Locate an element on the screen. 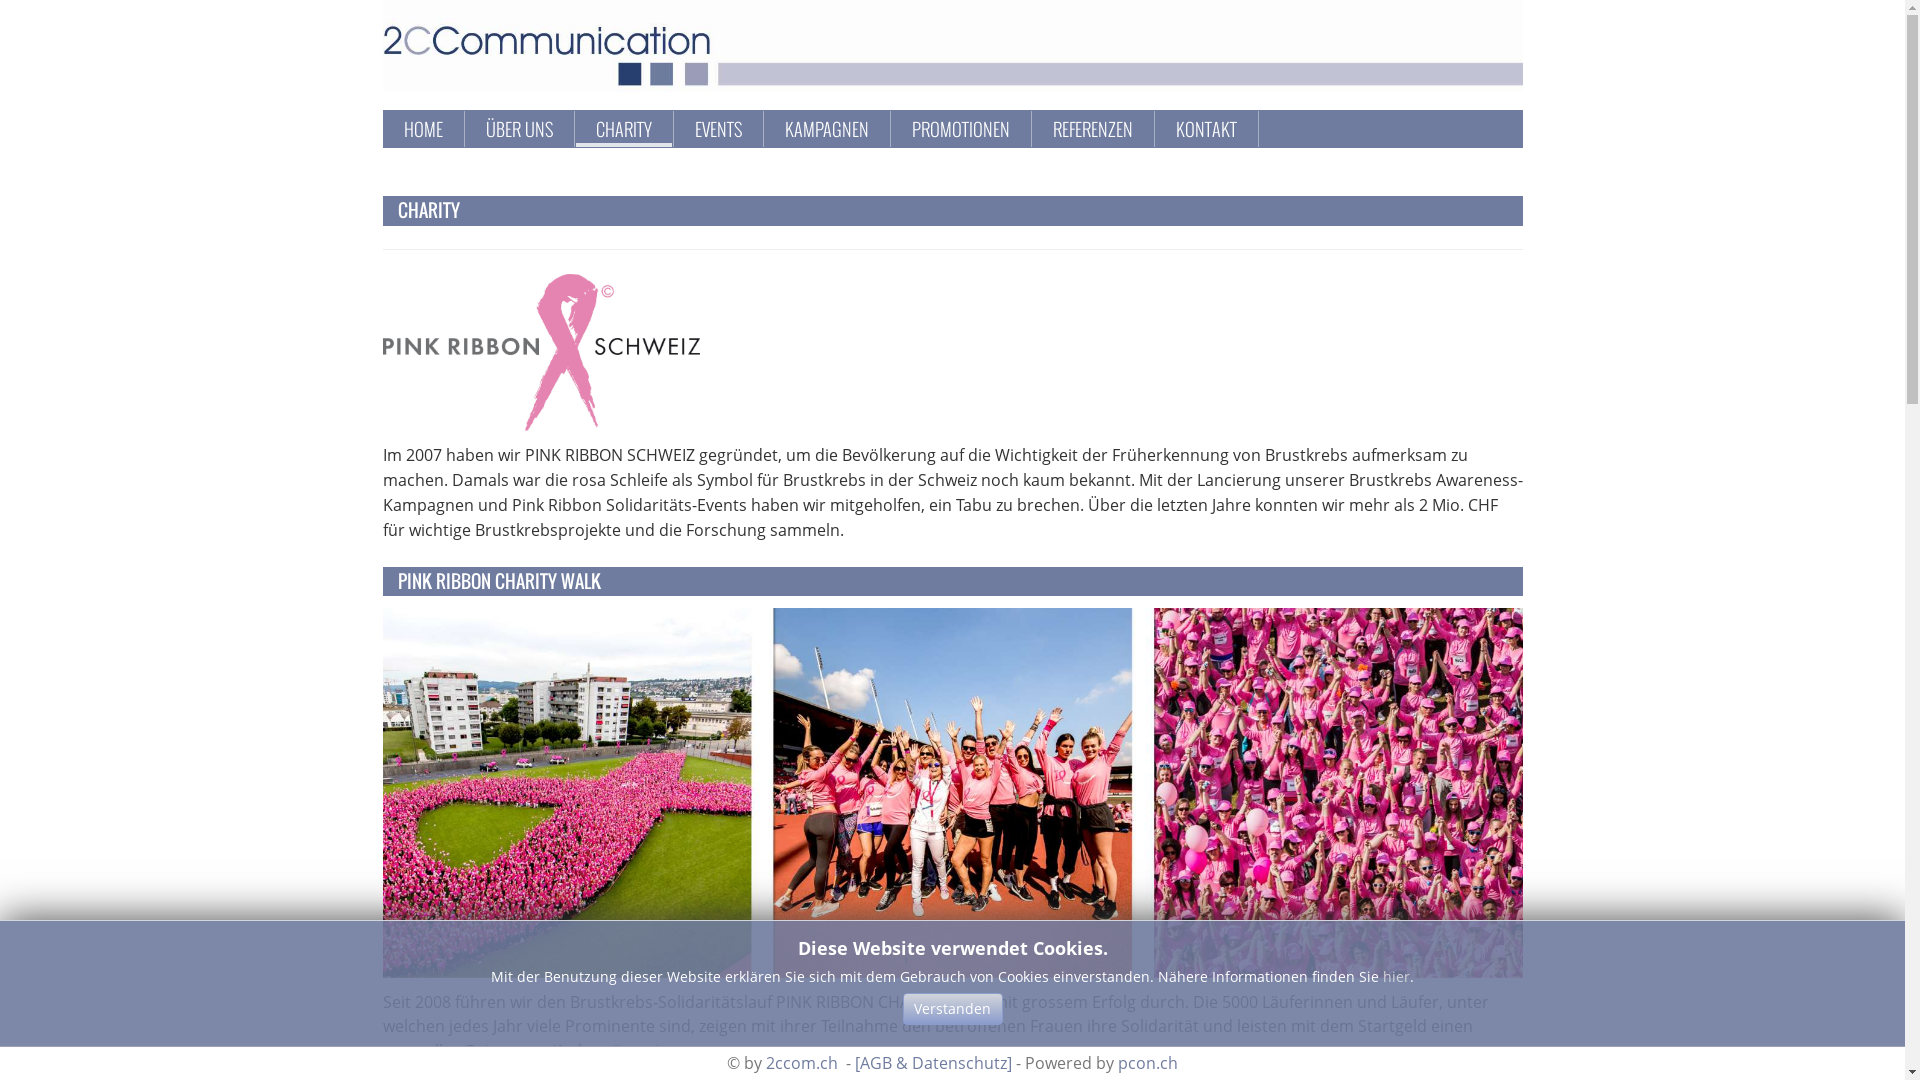  '2ccom.ch' is located at coordinates (801, 1062).